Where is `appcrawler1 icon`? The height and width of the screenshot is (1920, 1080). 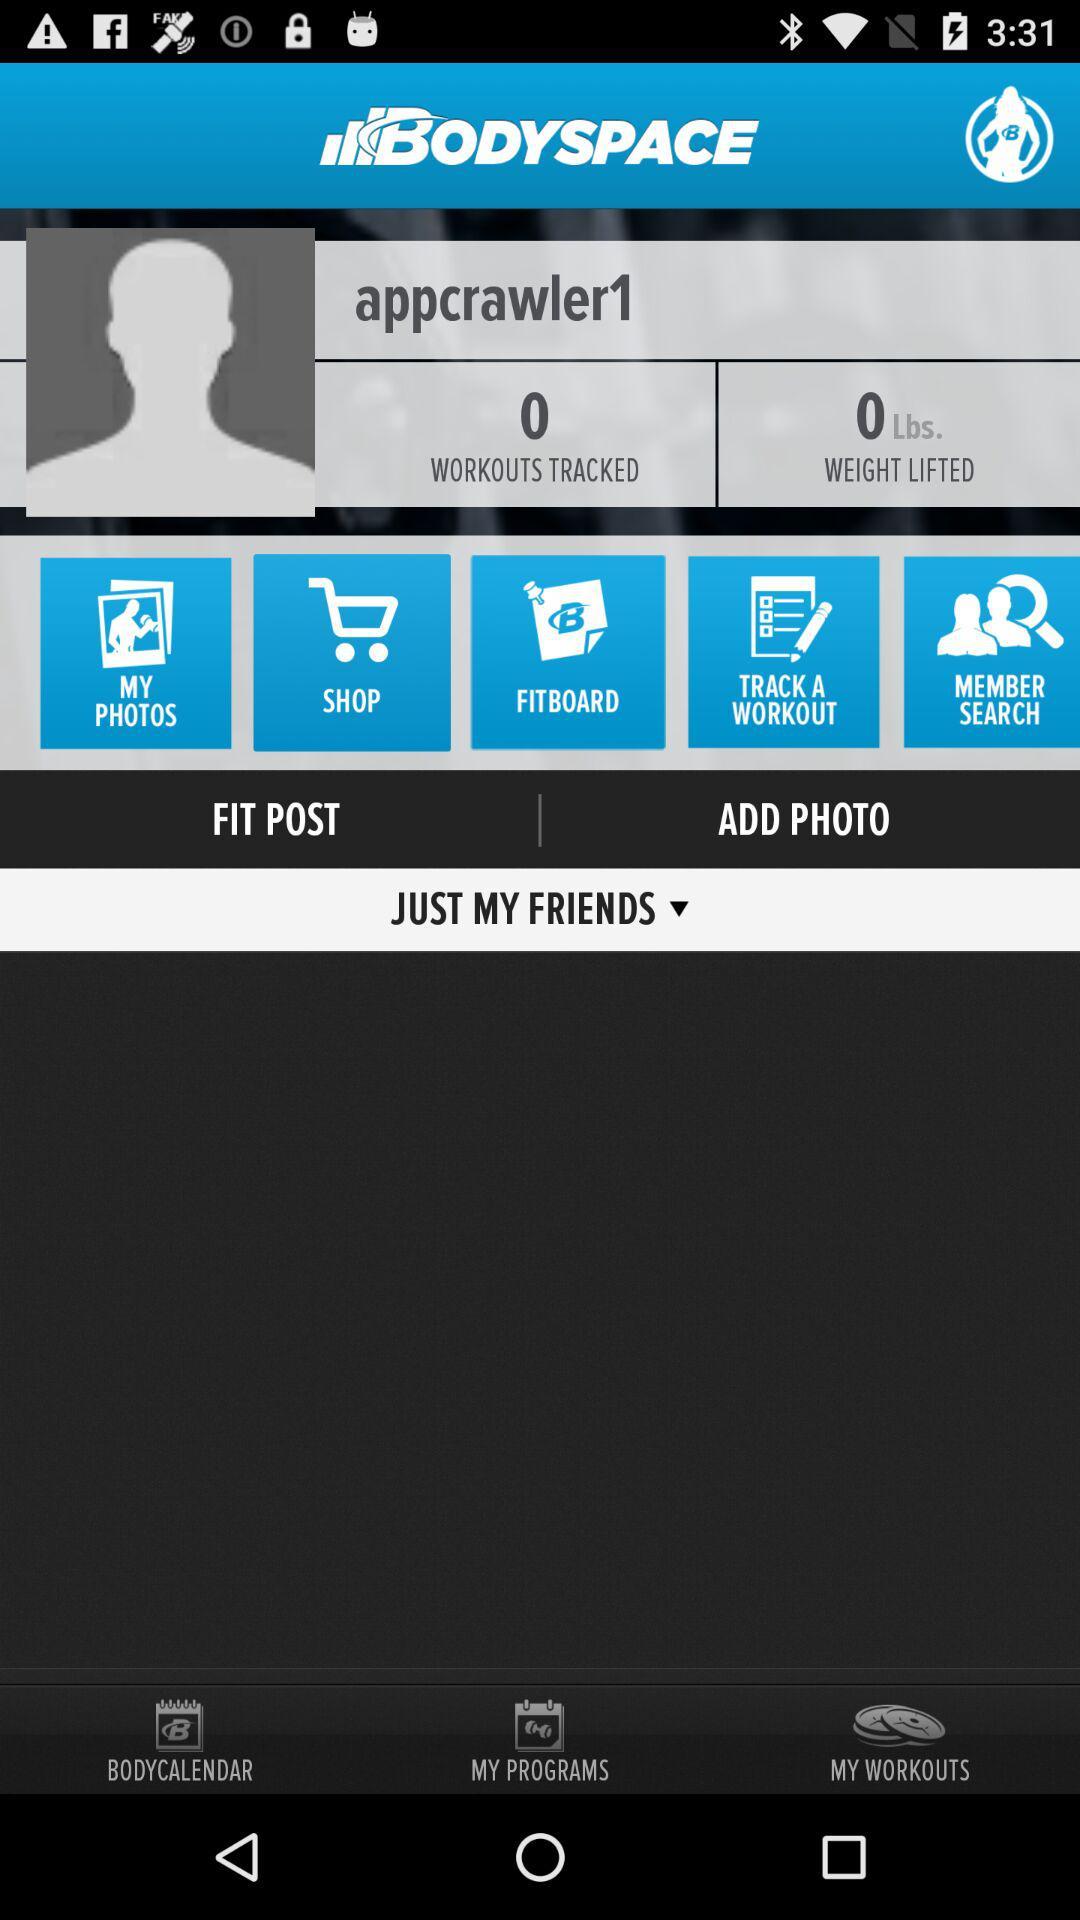
appcrawler1 icon is located at coordinates (540, 298).